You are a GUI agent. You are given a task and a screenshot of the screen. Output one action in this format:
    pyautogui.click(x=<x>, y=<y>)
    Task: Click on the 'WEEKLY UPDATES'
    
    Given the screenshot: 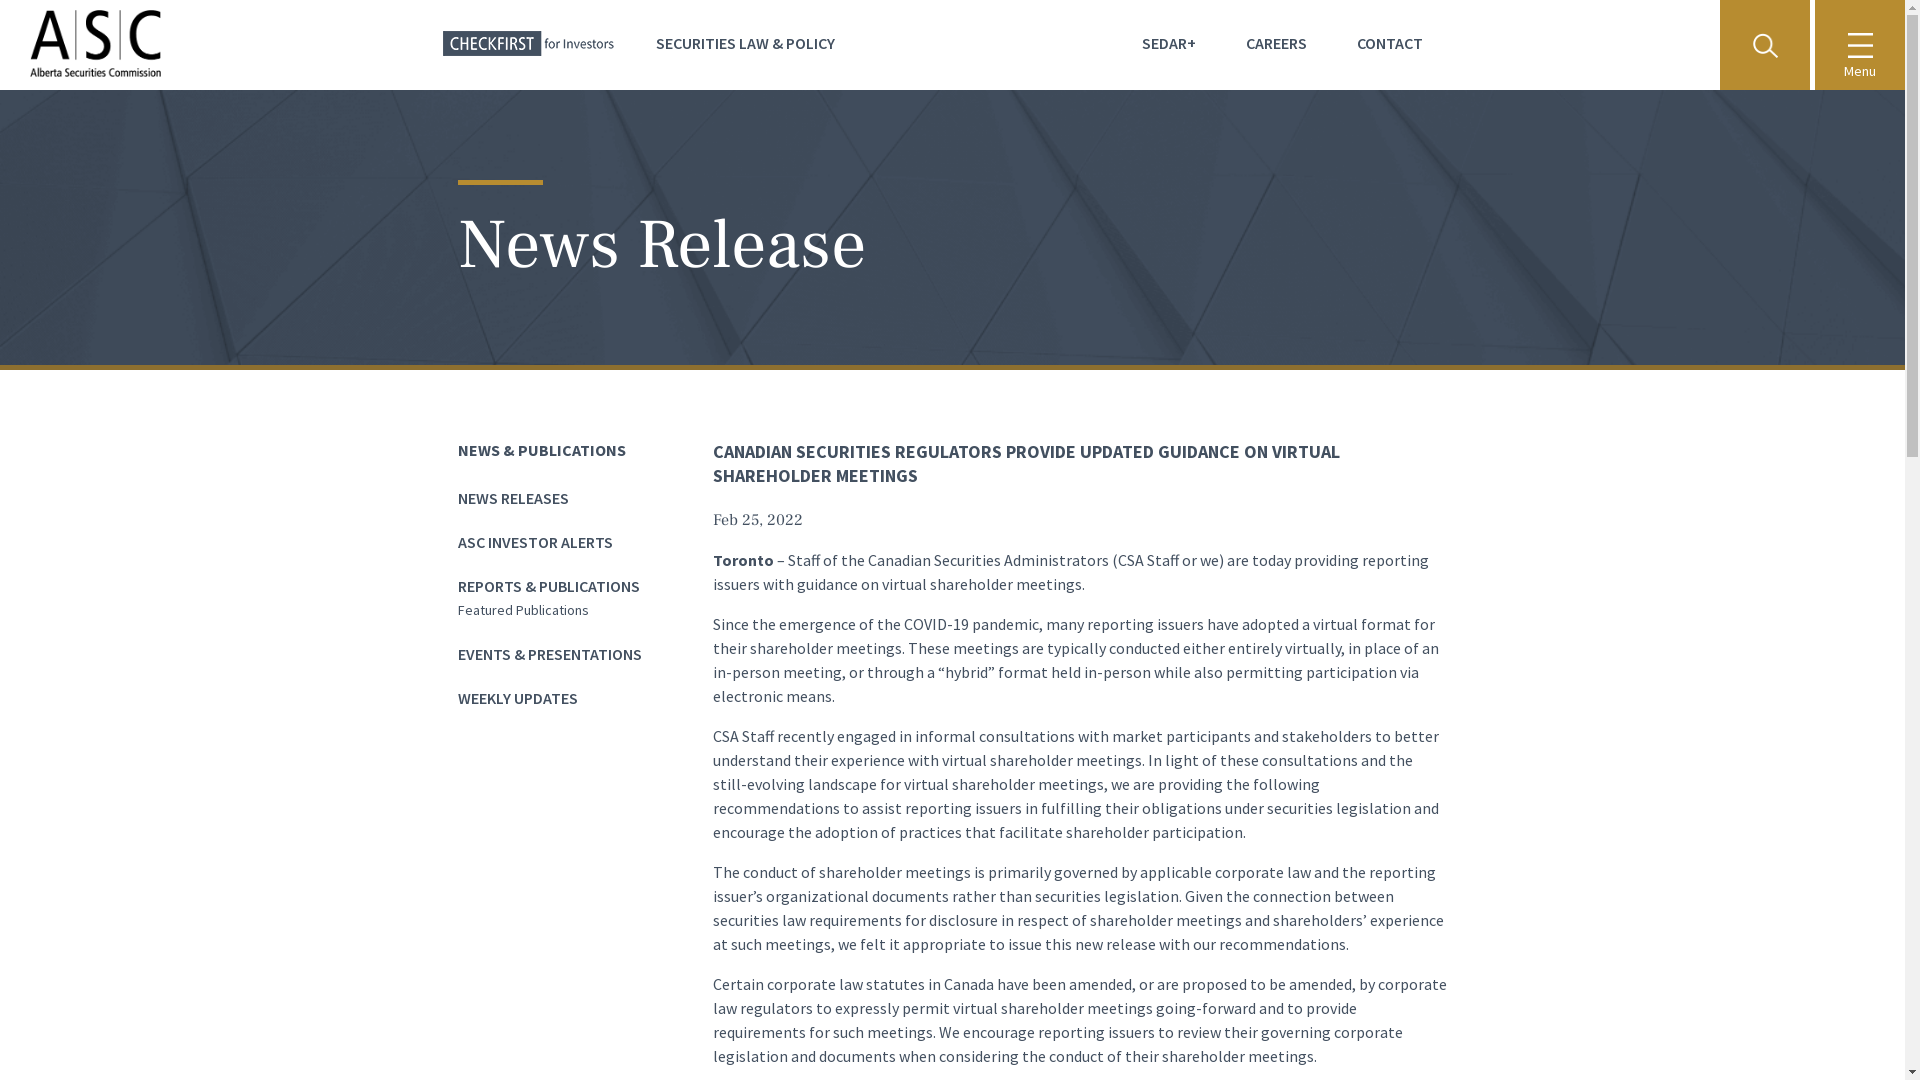 What is the action you would take?
    pyautogui.click(x=518, y=697)
    